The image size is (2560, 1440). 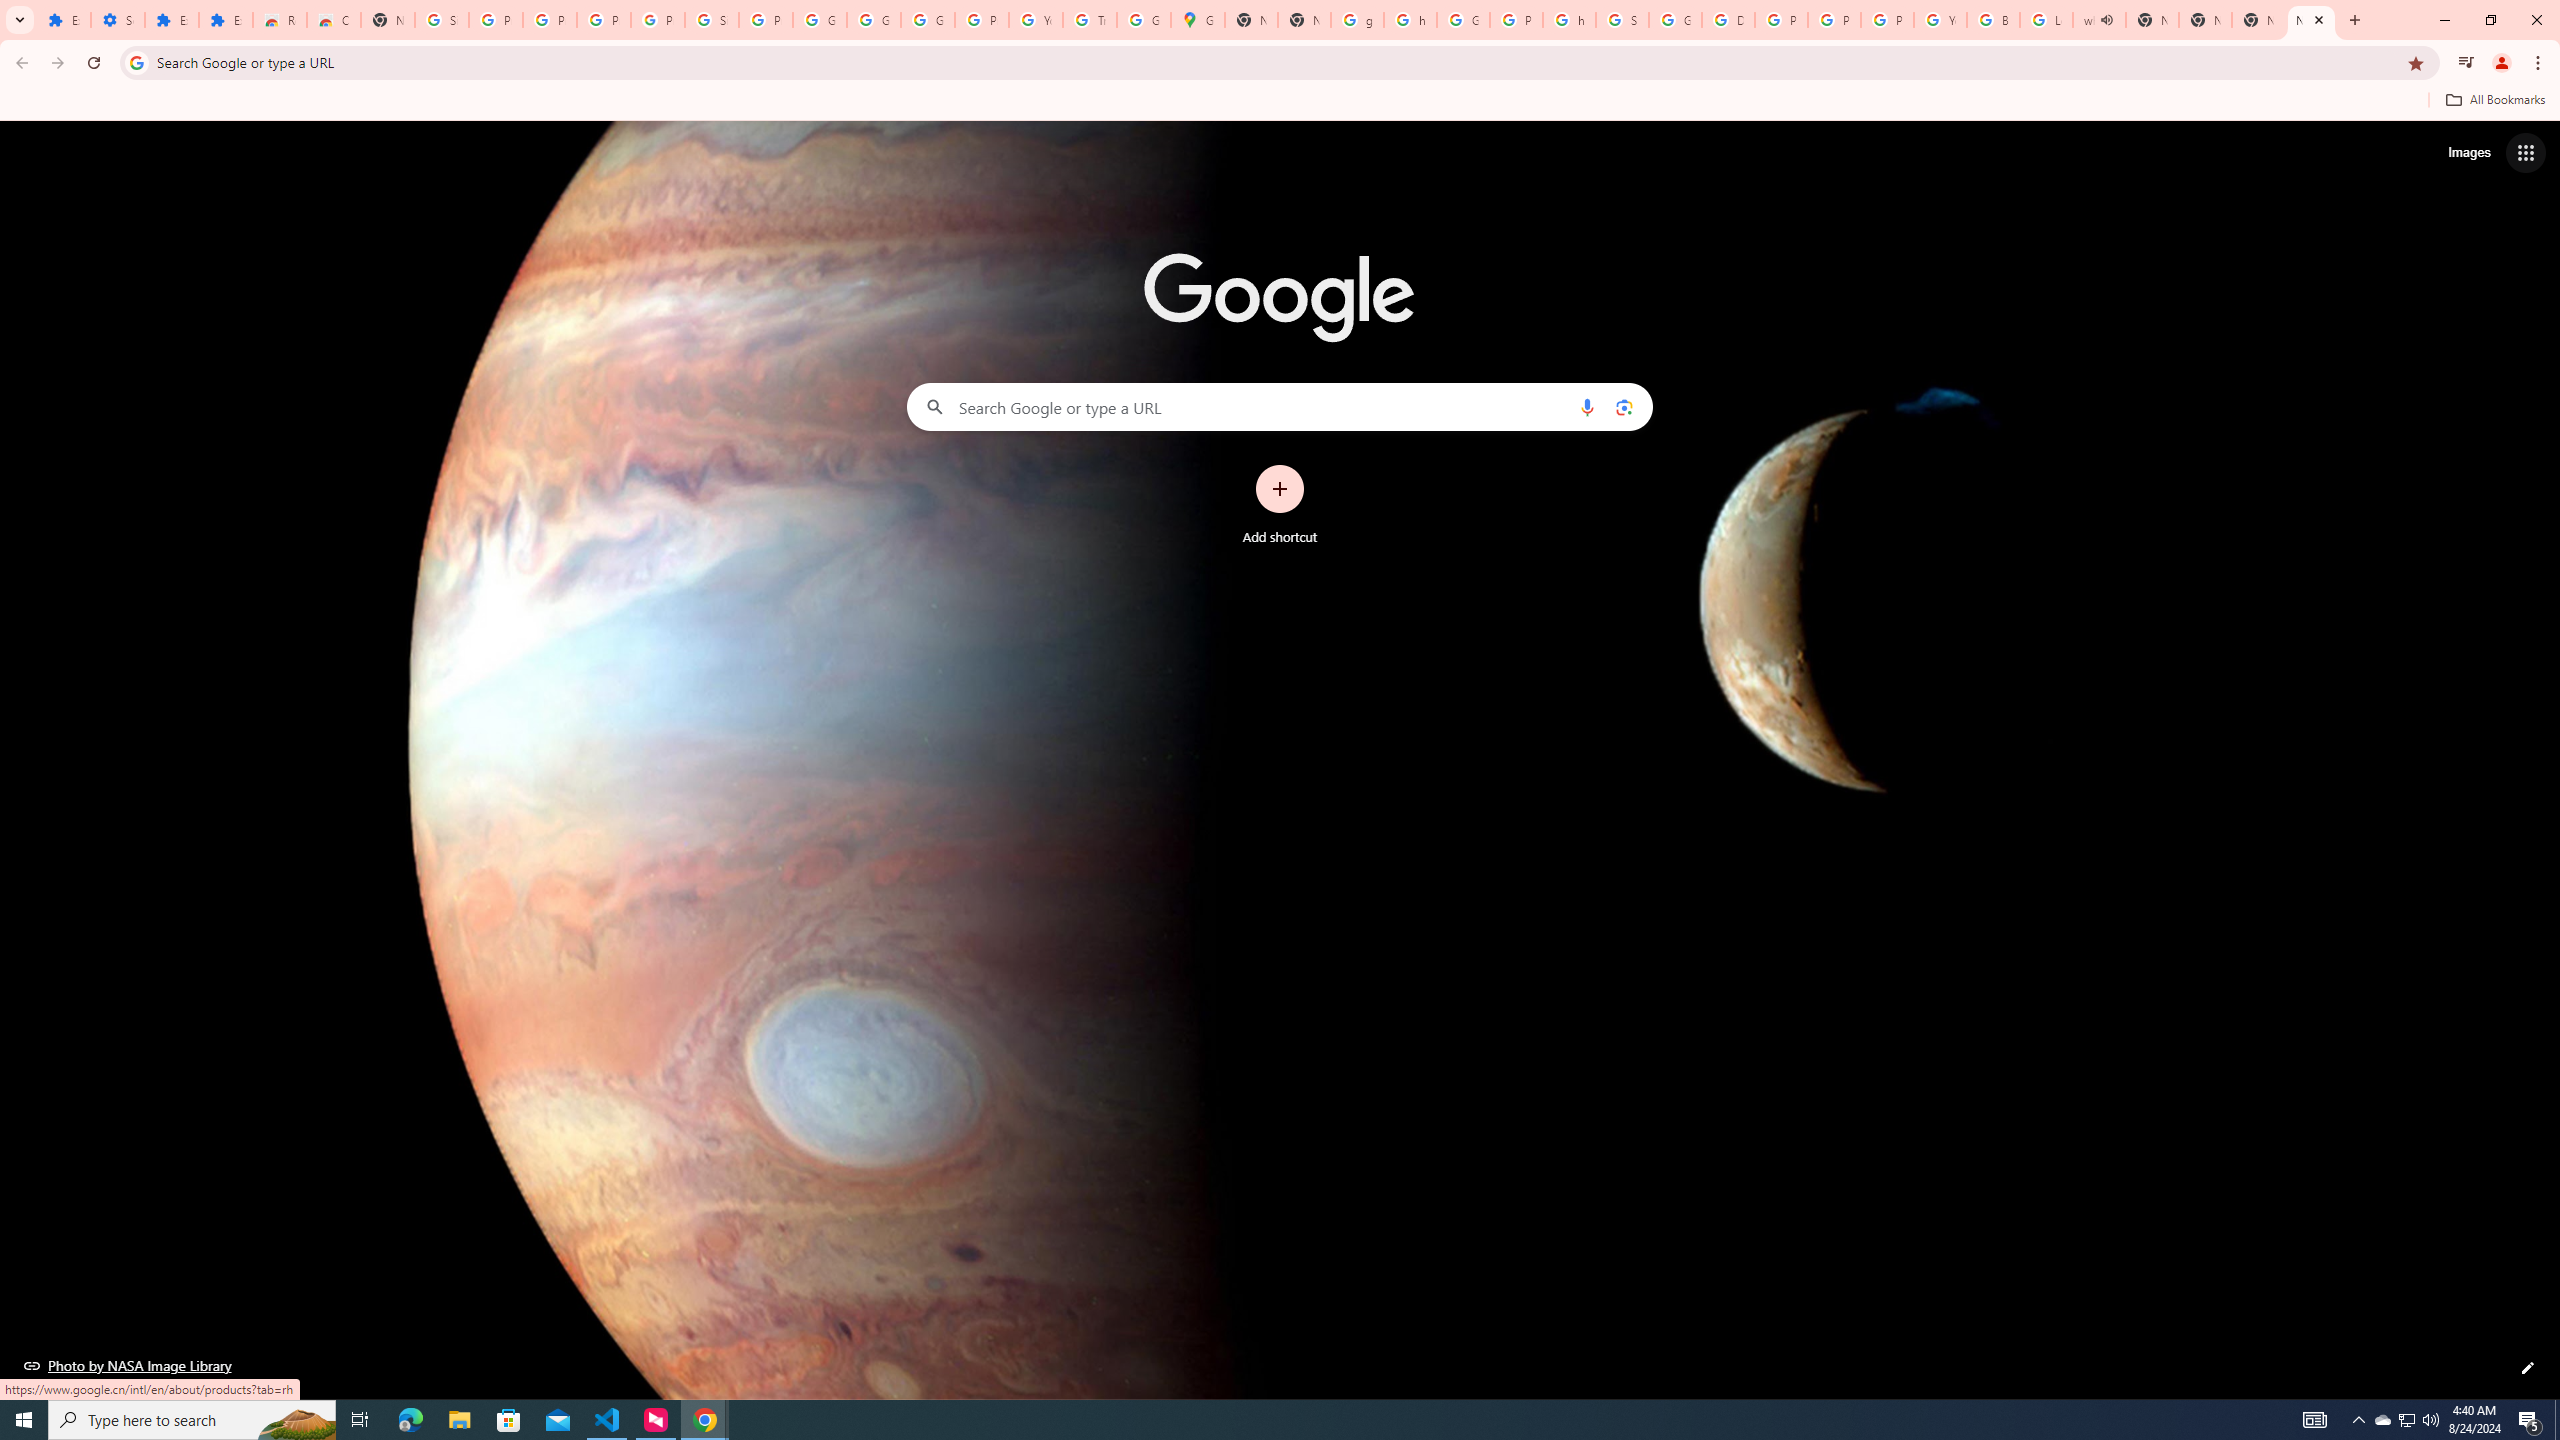 I want to click on 'Privacy Help Center - Policies Help', so click(x=1781, y=19).